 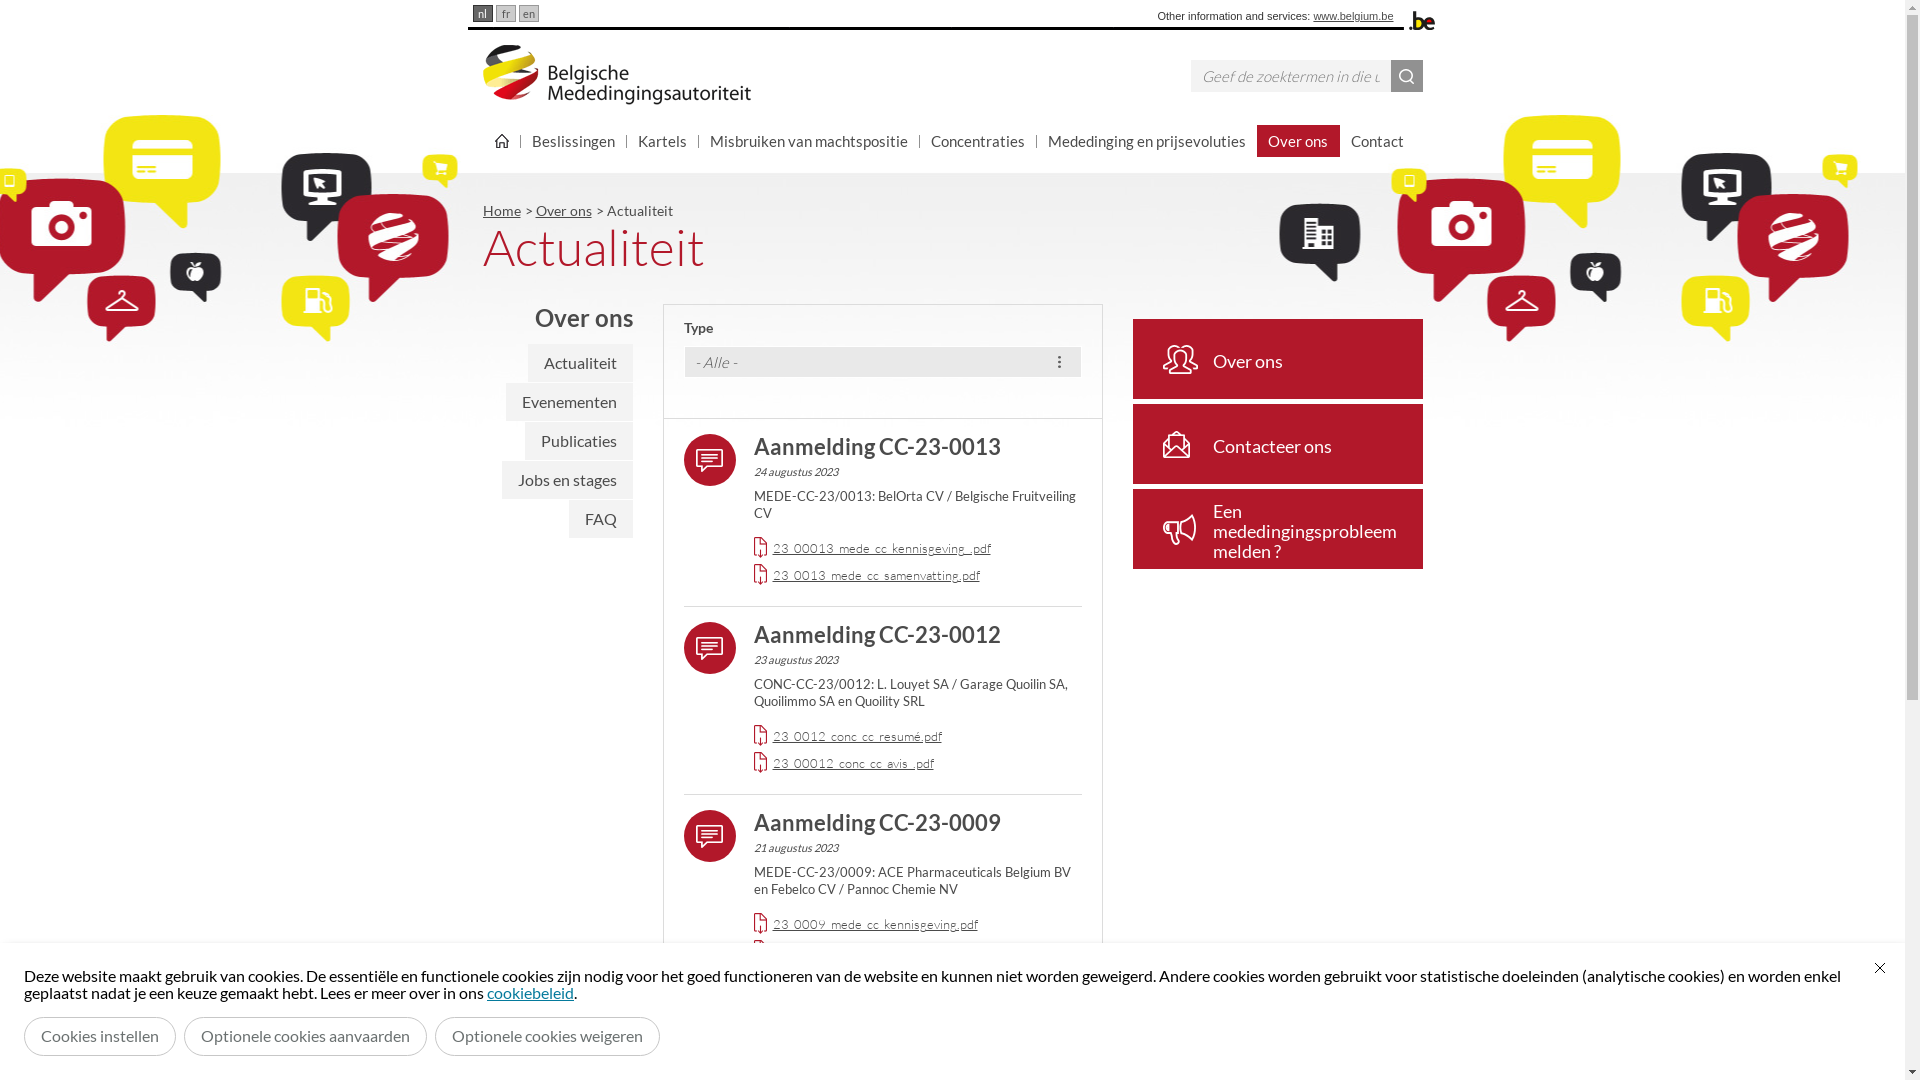 What do you see at coordinates (978, 140) in the screenshot?
I see `'Concentraties'` at bounding box center [978, 140].